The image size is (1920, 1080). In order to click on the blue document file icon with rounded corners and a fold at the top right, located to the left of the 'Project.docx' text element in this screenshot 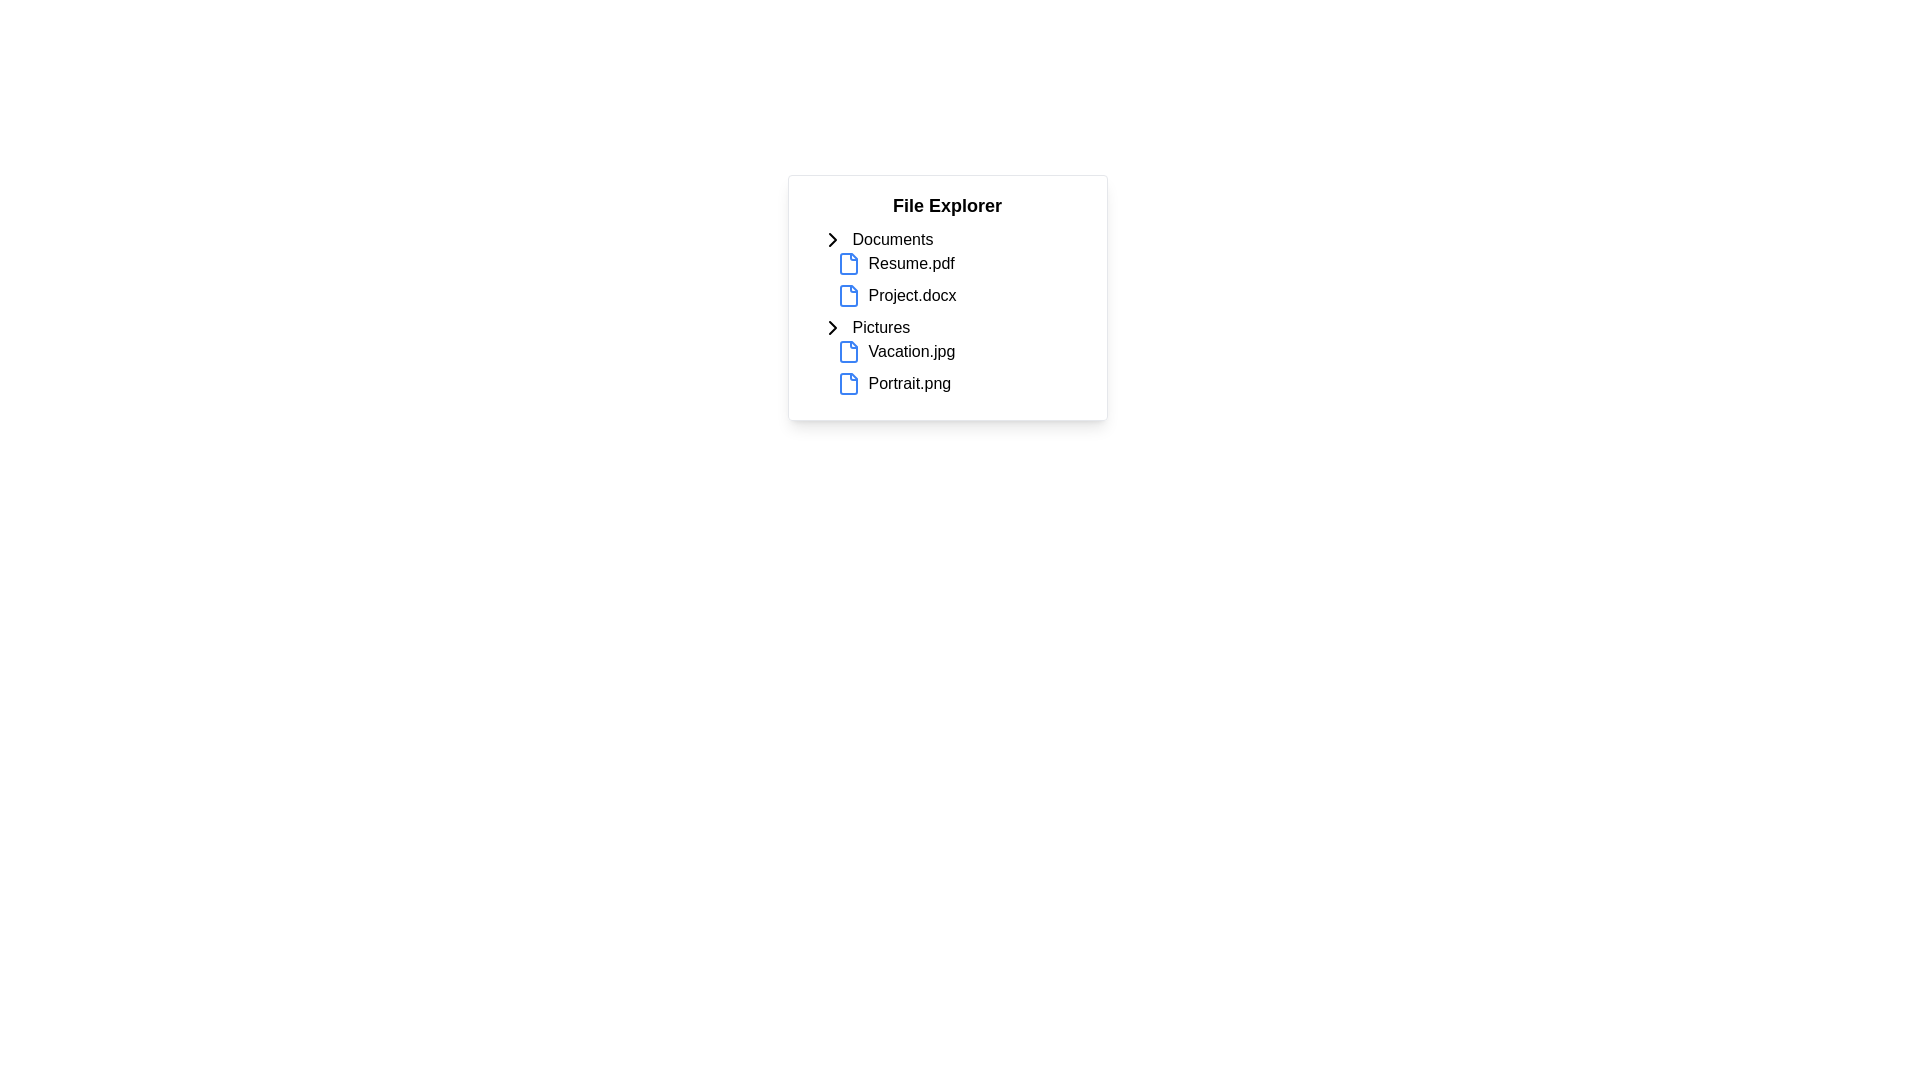, I will do `click(848, 296)`.